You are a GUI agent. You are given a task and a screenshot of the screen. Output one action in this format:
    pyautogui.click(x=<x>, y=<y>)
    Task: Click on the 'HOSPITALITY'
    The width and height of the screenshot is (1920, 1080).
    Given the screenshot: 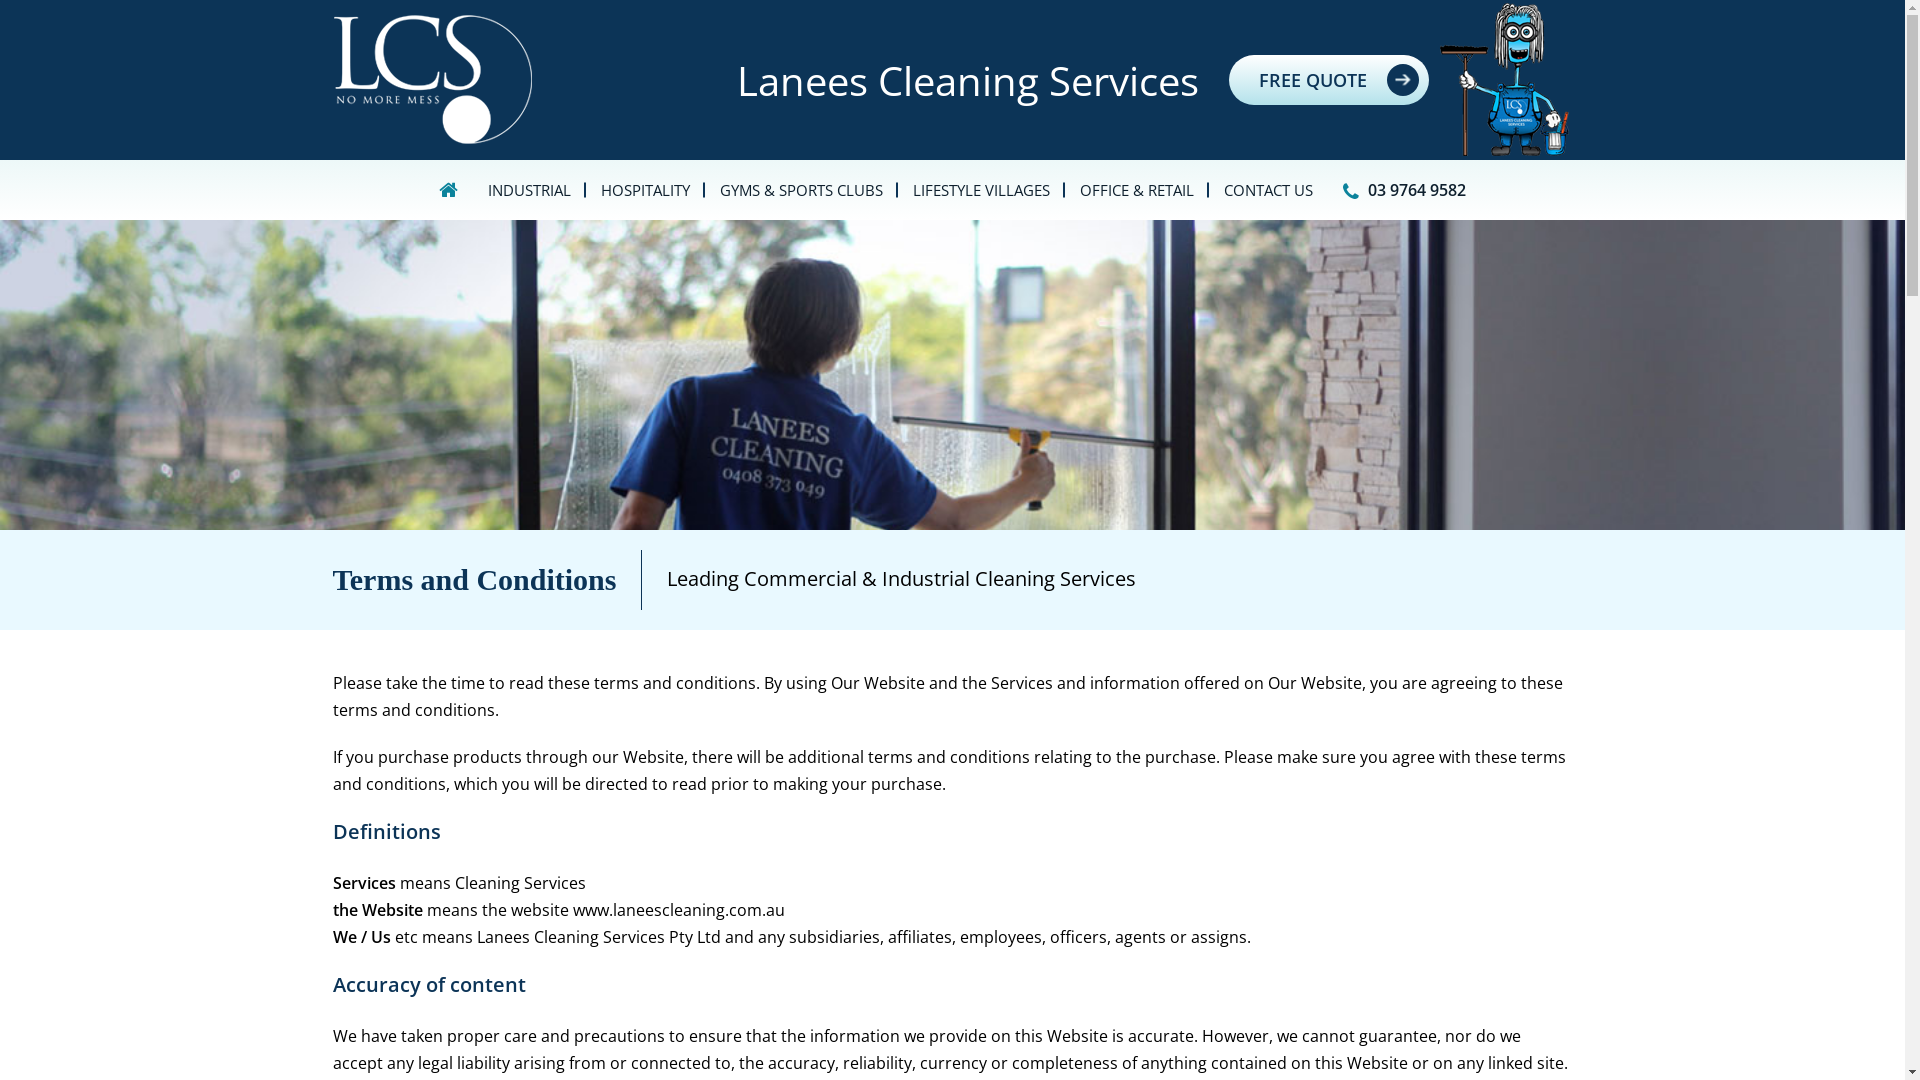 What is the action you would take?
    pyautogui.click(x=645, y=189)
    